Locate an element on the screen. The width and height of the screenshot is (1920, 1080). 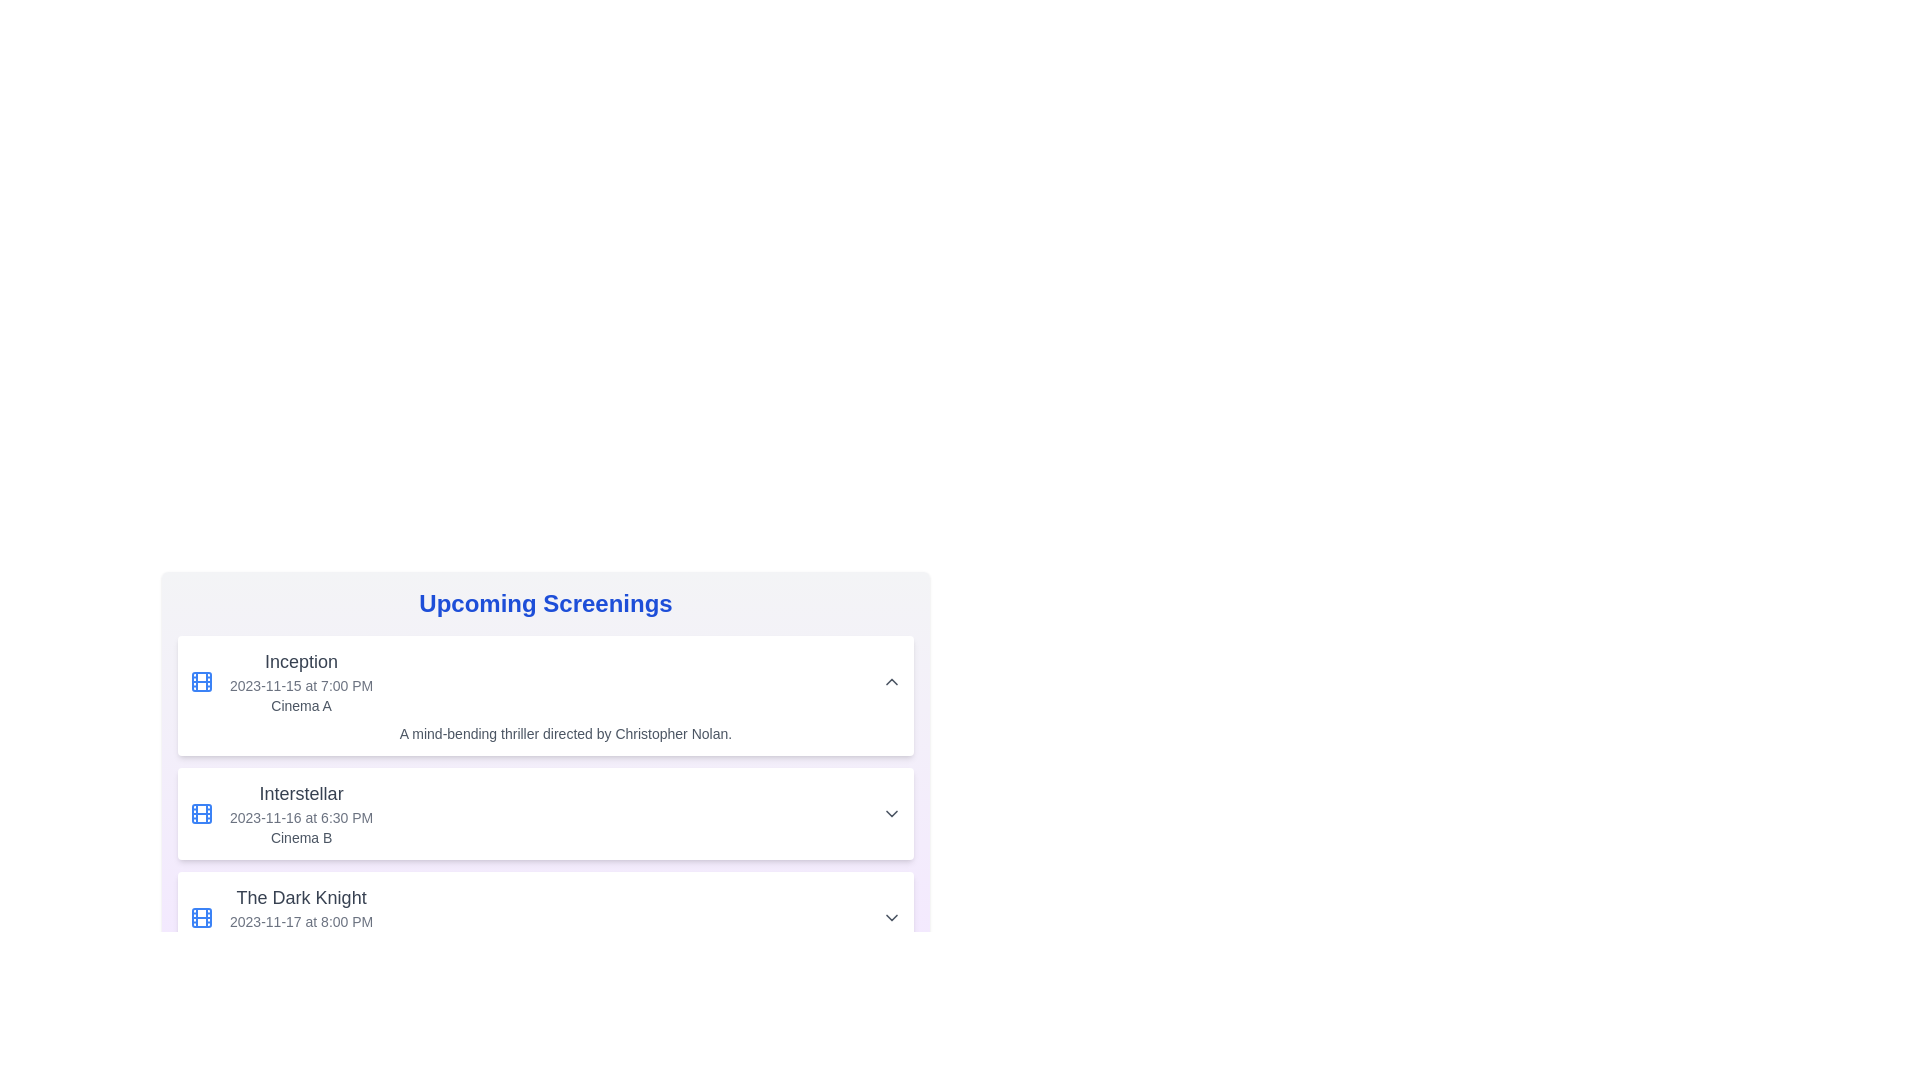
the gray textual paragraph reading 'A mind-bending thriller directed by Christopher Nolan.' located at the bottom of the first event card under the movie 'Inception' is located at coordinates (546, 733).